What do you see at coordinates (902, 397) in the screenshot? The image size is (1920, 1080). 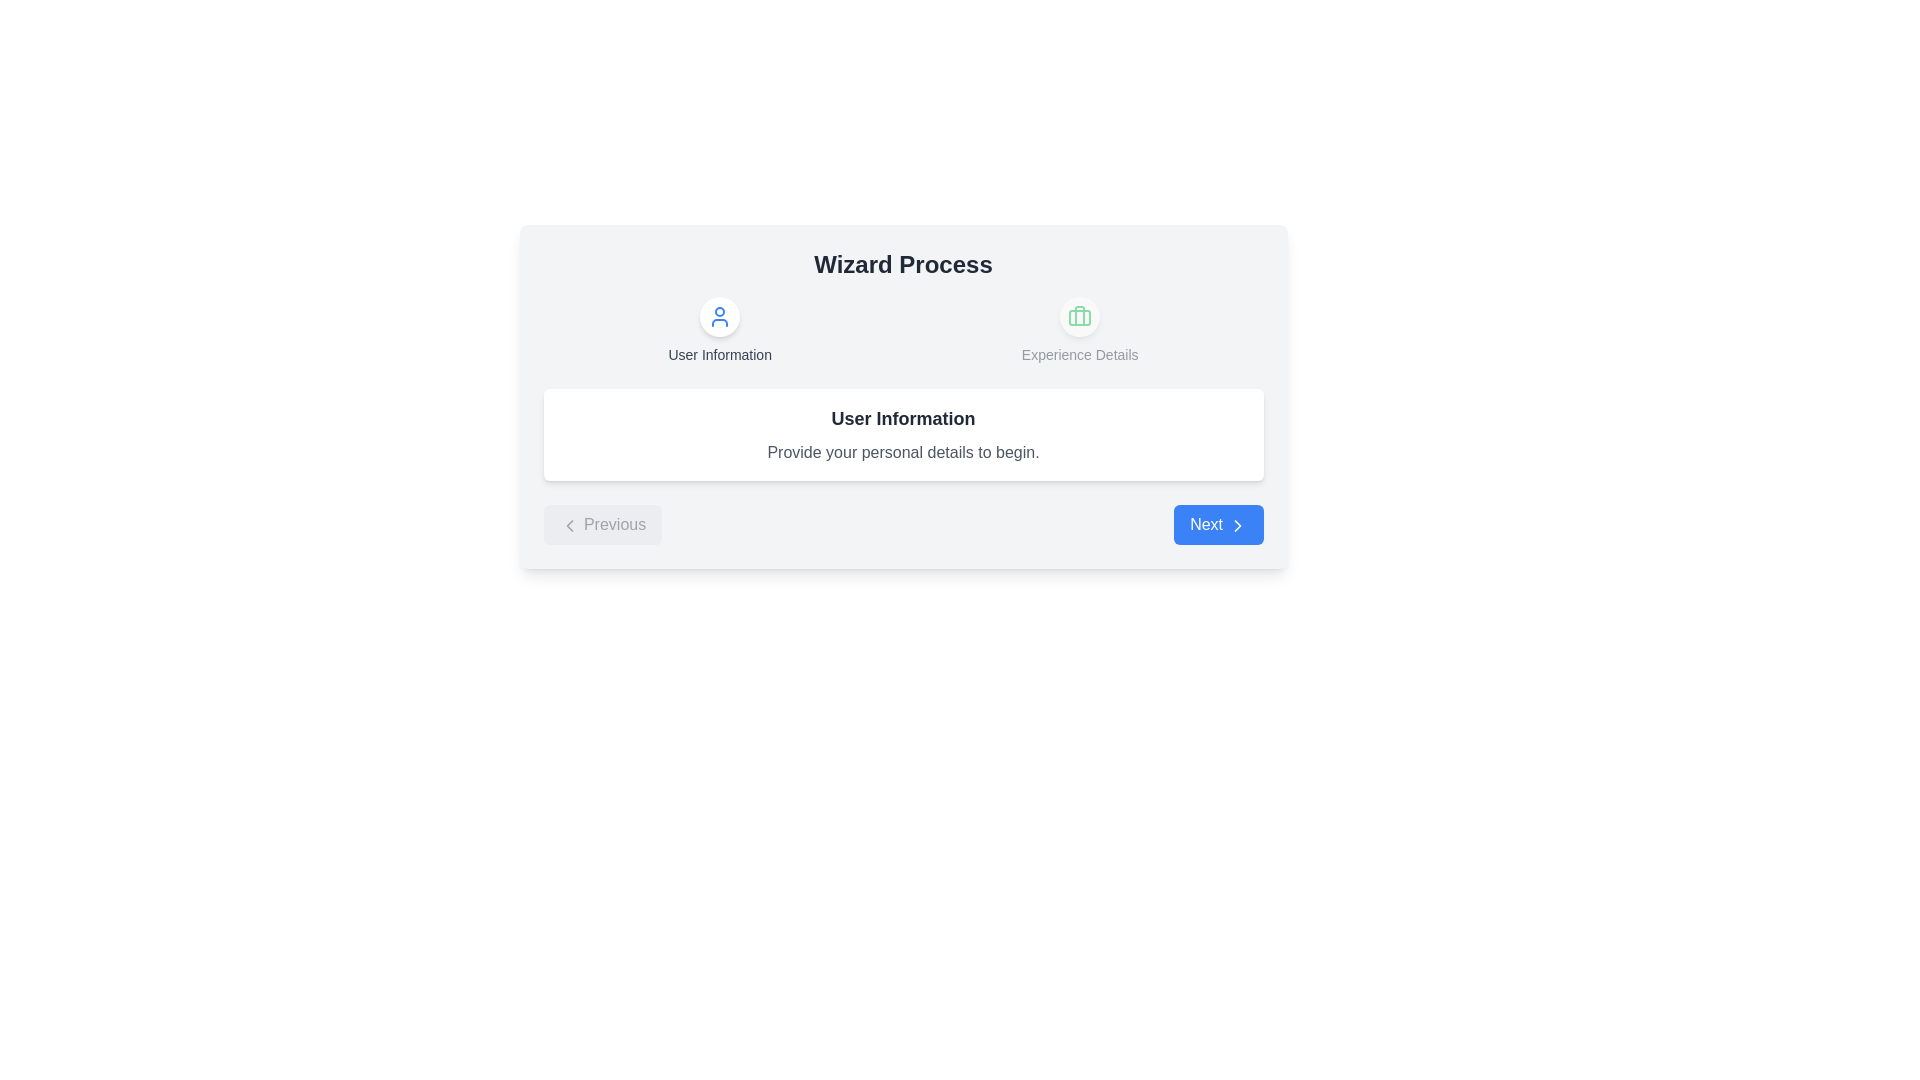 I see `the informational panel that provides guidance for the 'User Information' step in the wizard process` at bounding box center [902, 397].